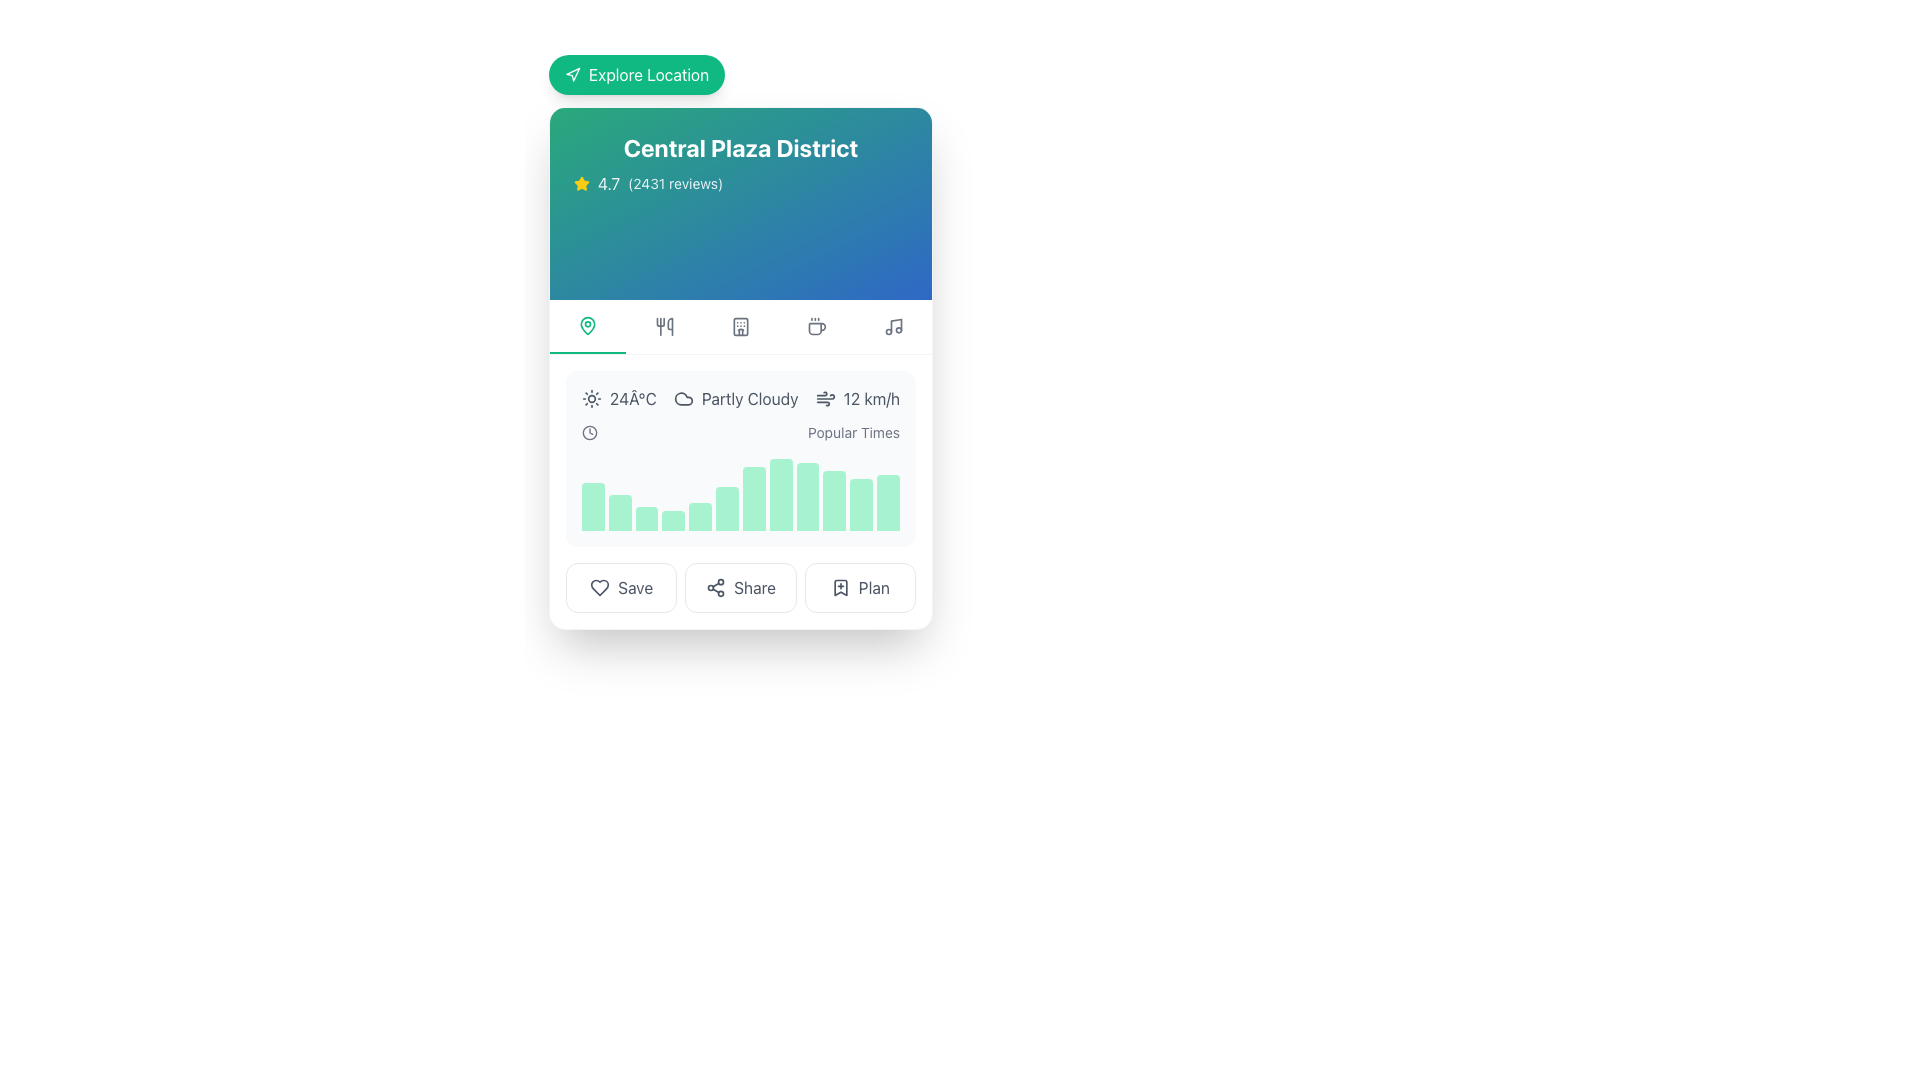  Describe the element at coordinates (589, 431) in the screenshot. I see `the circular clock icon located at the center of the clock icon in the Central Plaza District section` at that location.